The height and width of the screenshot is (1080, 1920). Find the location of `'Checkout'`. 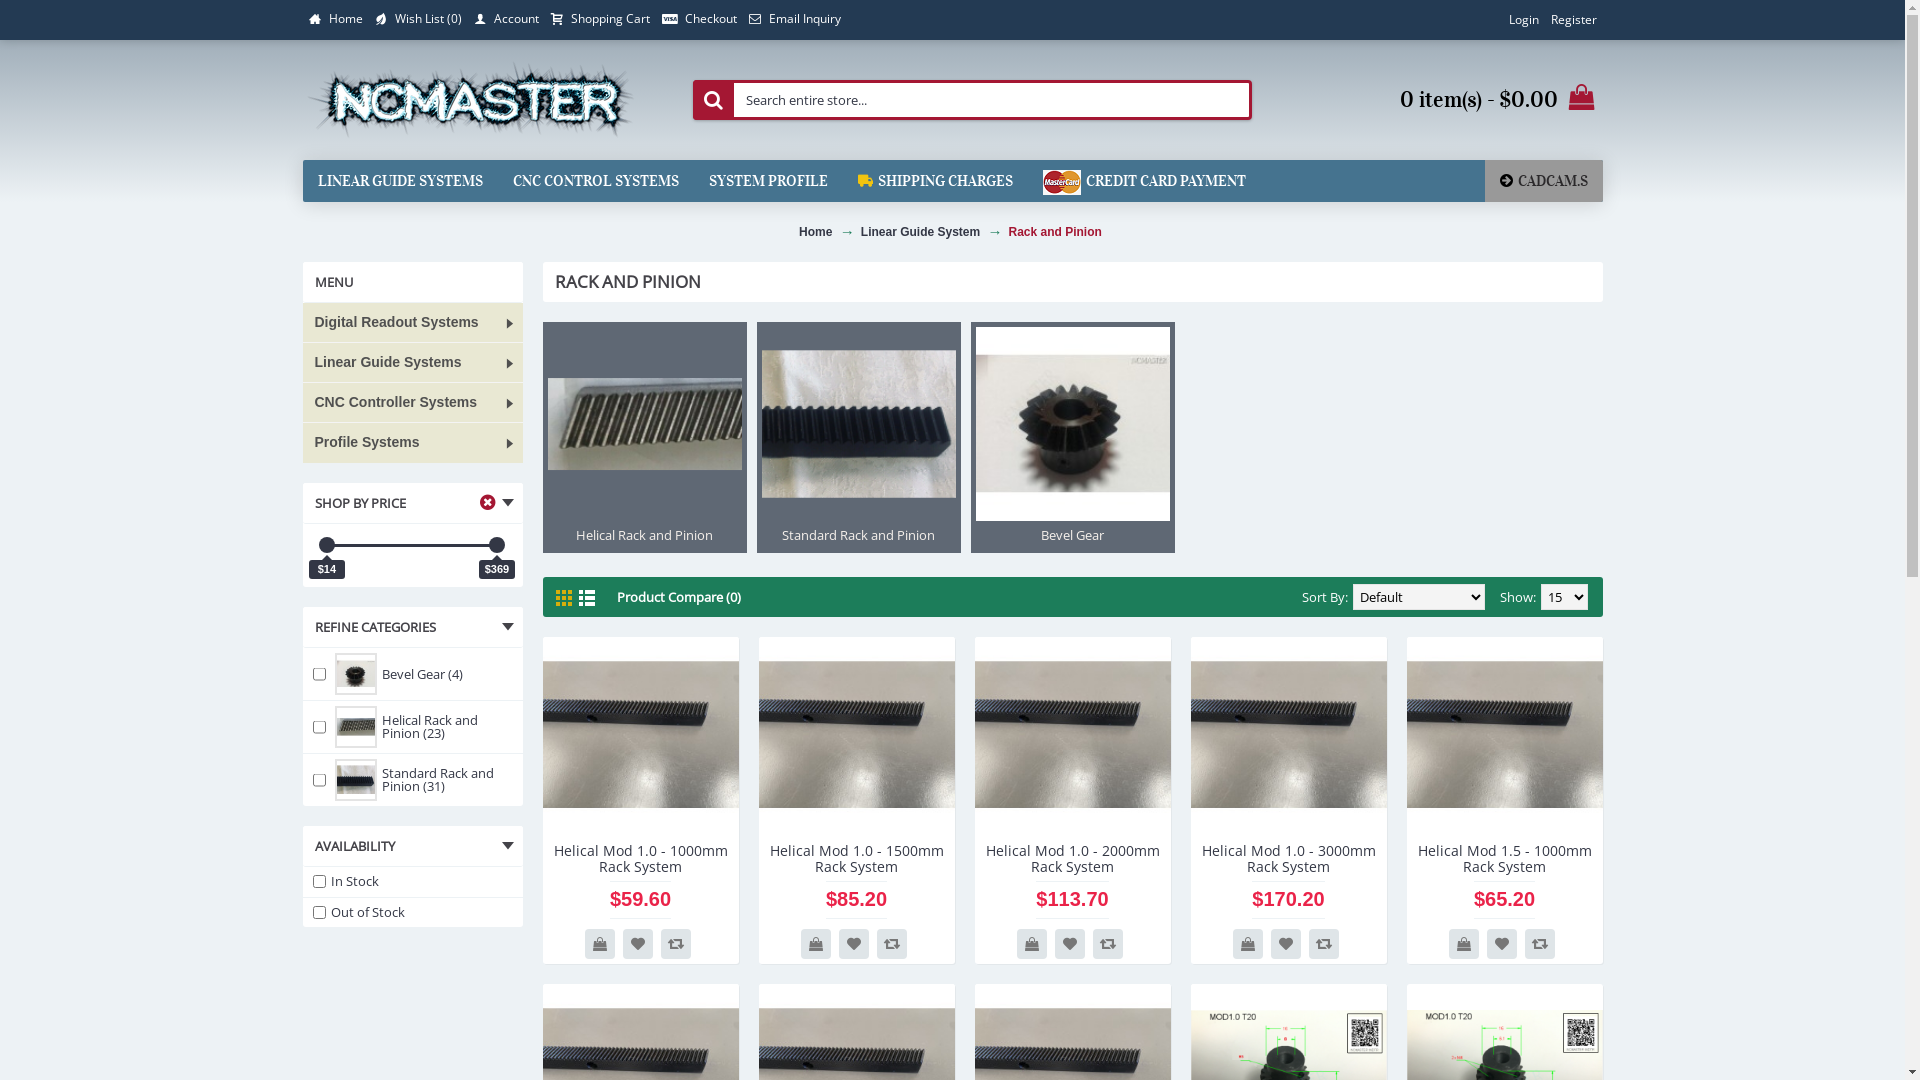

'Checkout' is located at coordinates (656, 19).